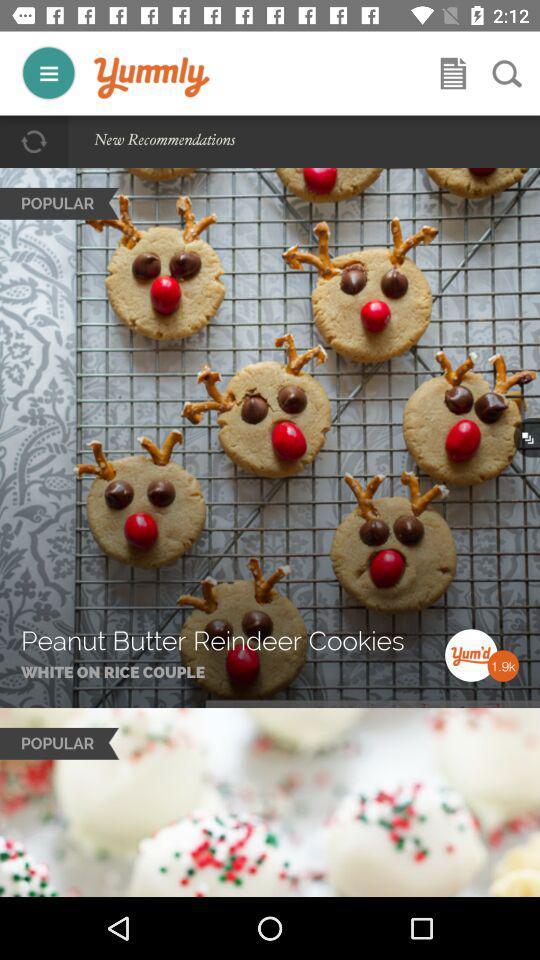 This screenshot has height=960, width=540. I want to click on logo of the application, so click(151, 78).